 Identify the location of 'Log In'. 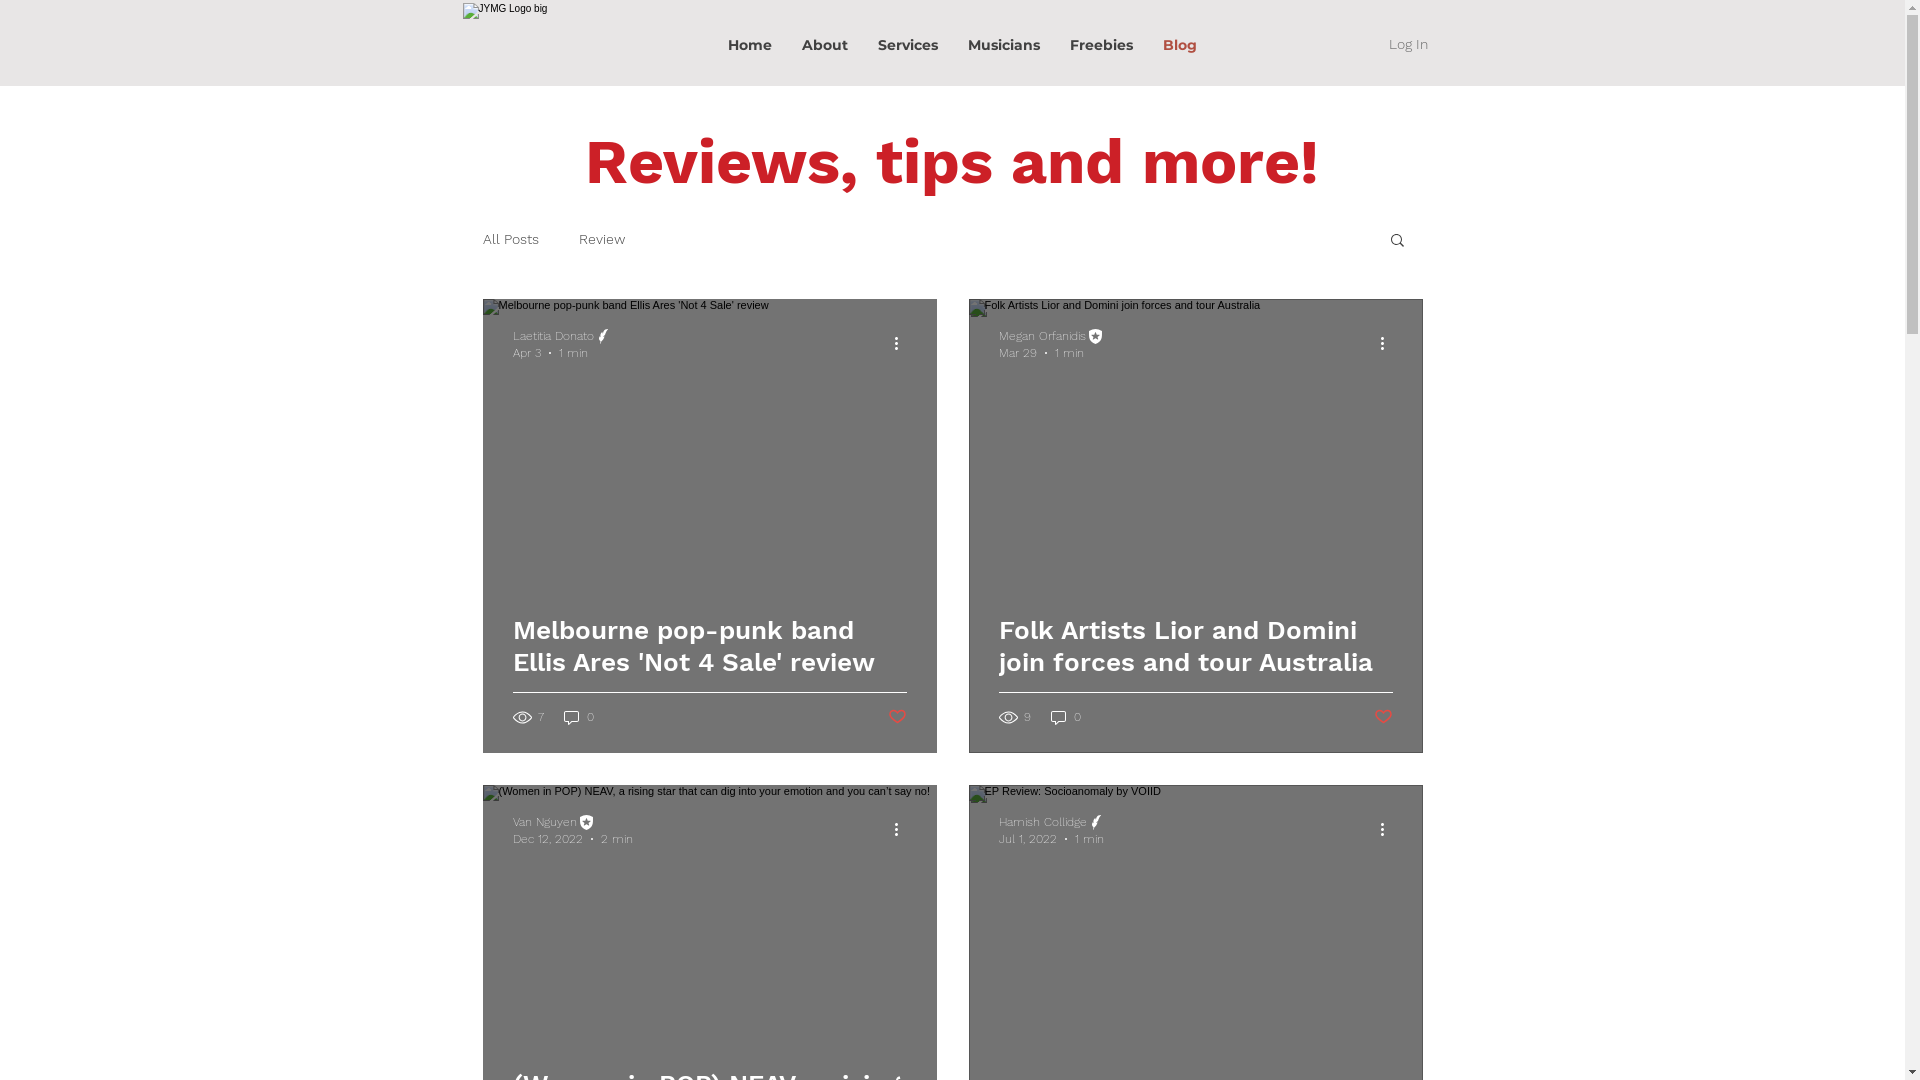
(1406, 45).